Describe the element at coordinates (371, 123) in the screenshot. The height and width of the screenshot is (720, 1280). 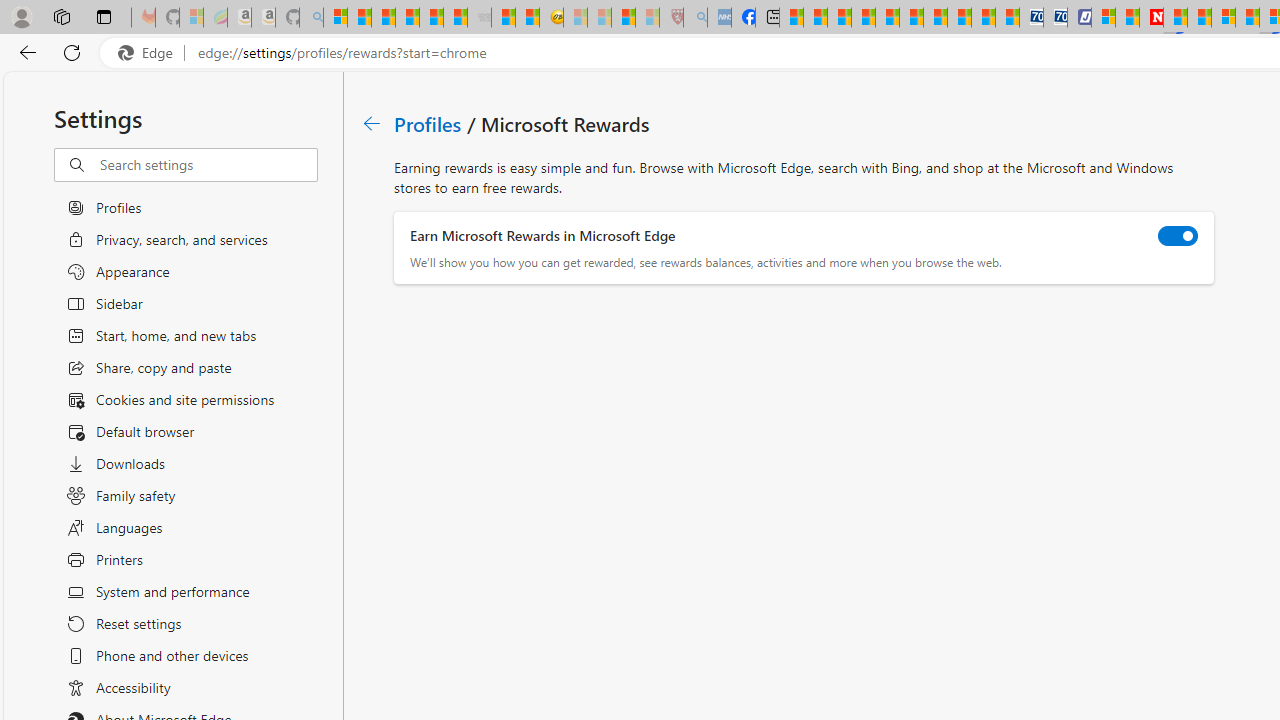
I see `'Class: c01179'` at that location.